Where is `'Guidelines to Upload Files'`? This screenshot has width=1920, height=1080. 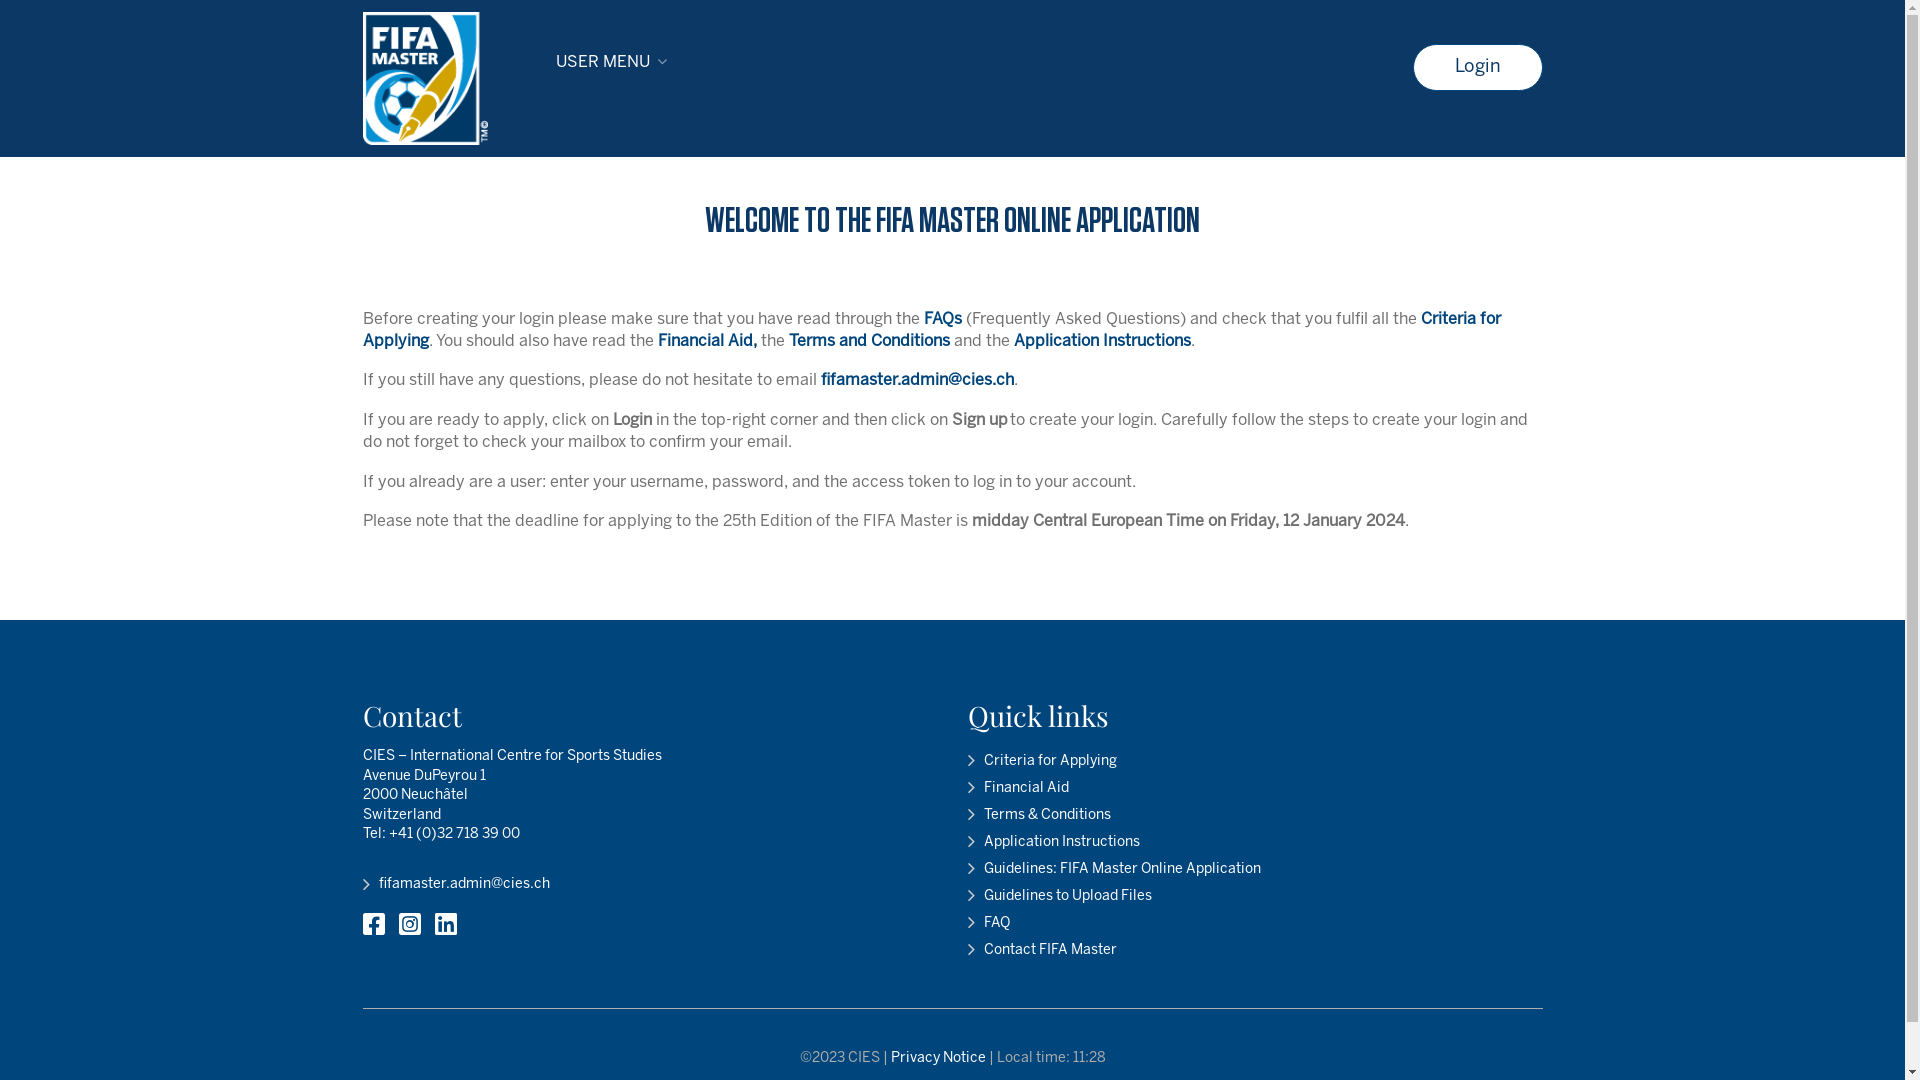 'Guidelines to Upload Files' is located at coordinates (1059, 897).